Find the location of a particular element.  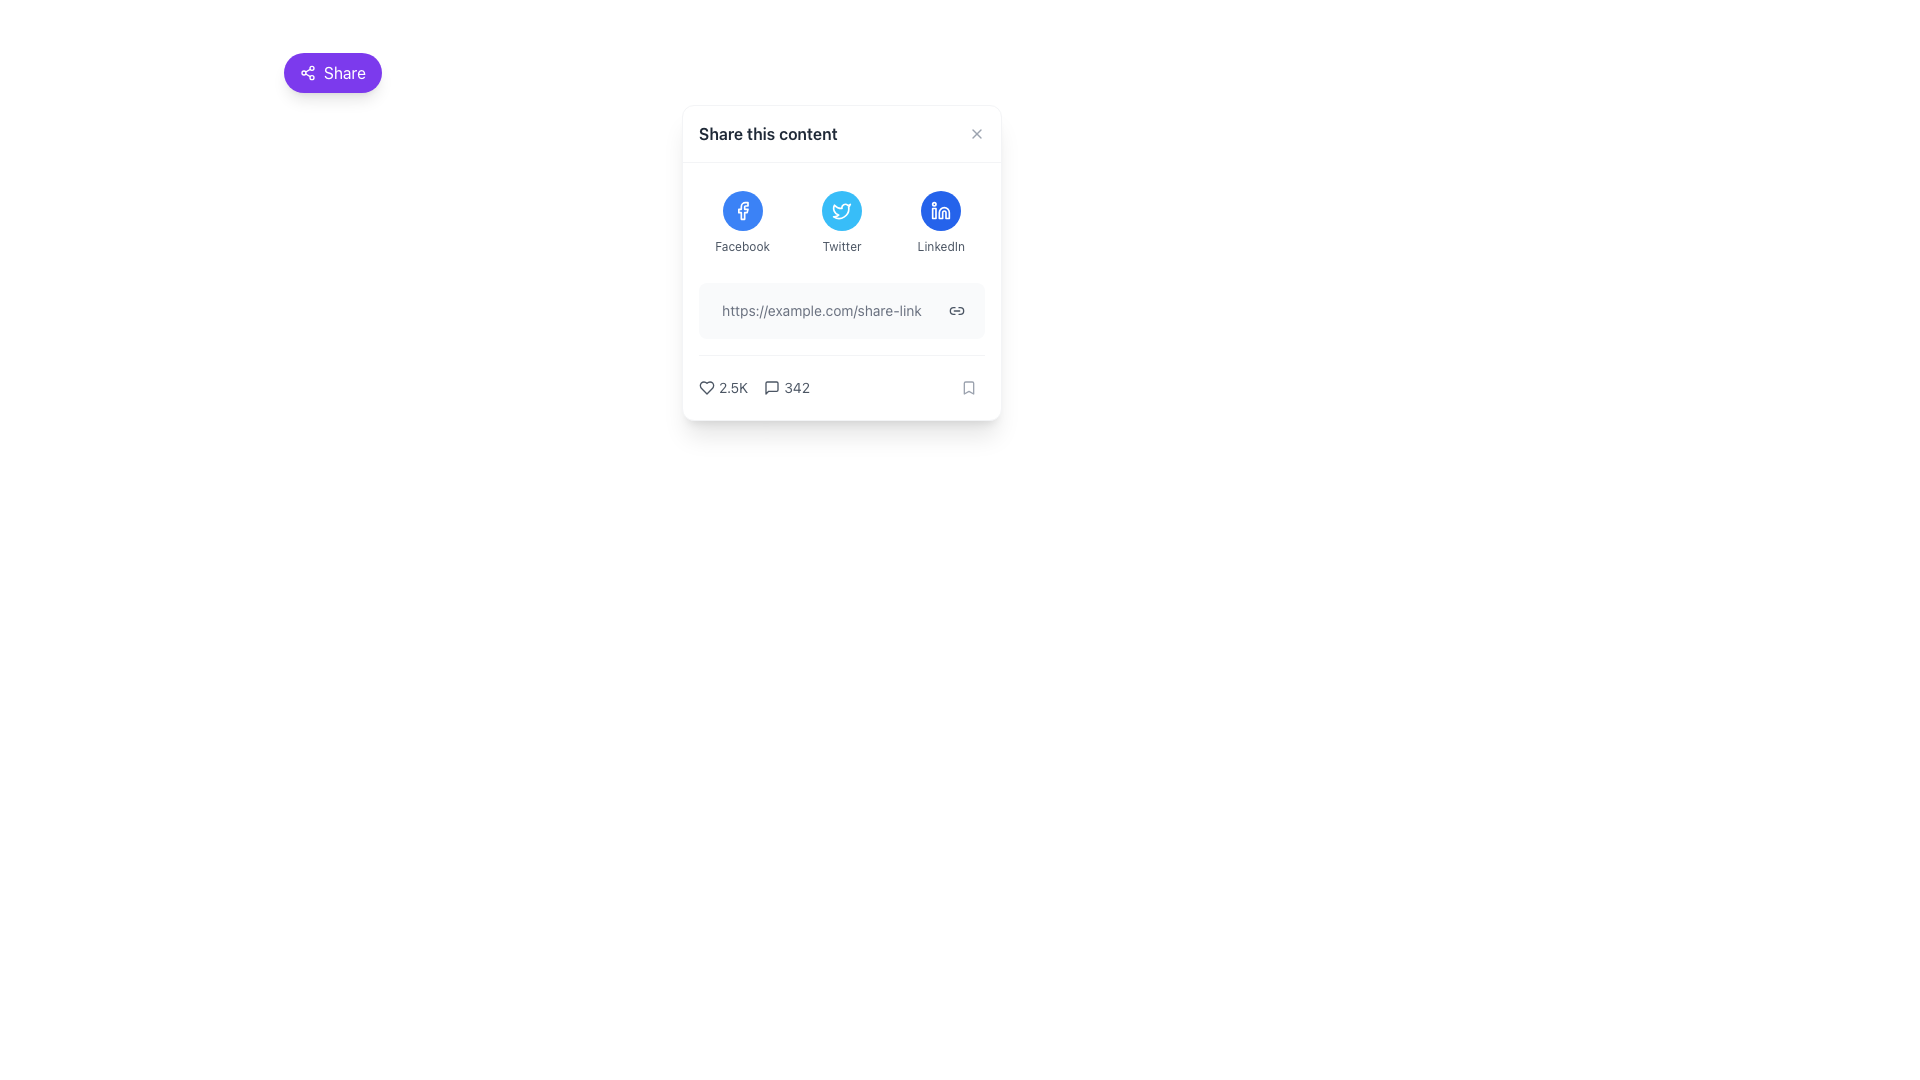

the share button located within the share dialog box is located at coordinates (955, 311).